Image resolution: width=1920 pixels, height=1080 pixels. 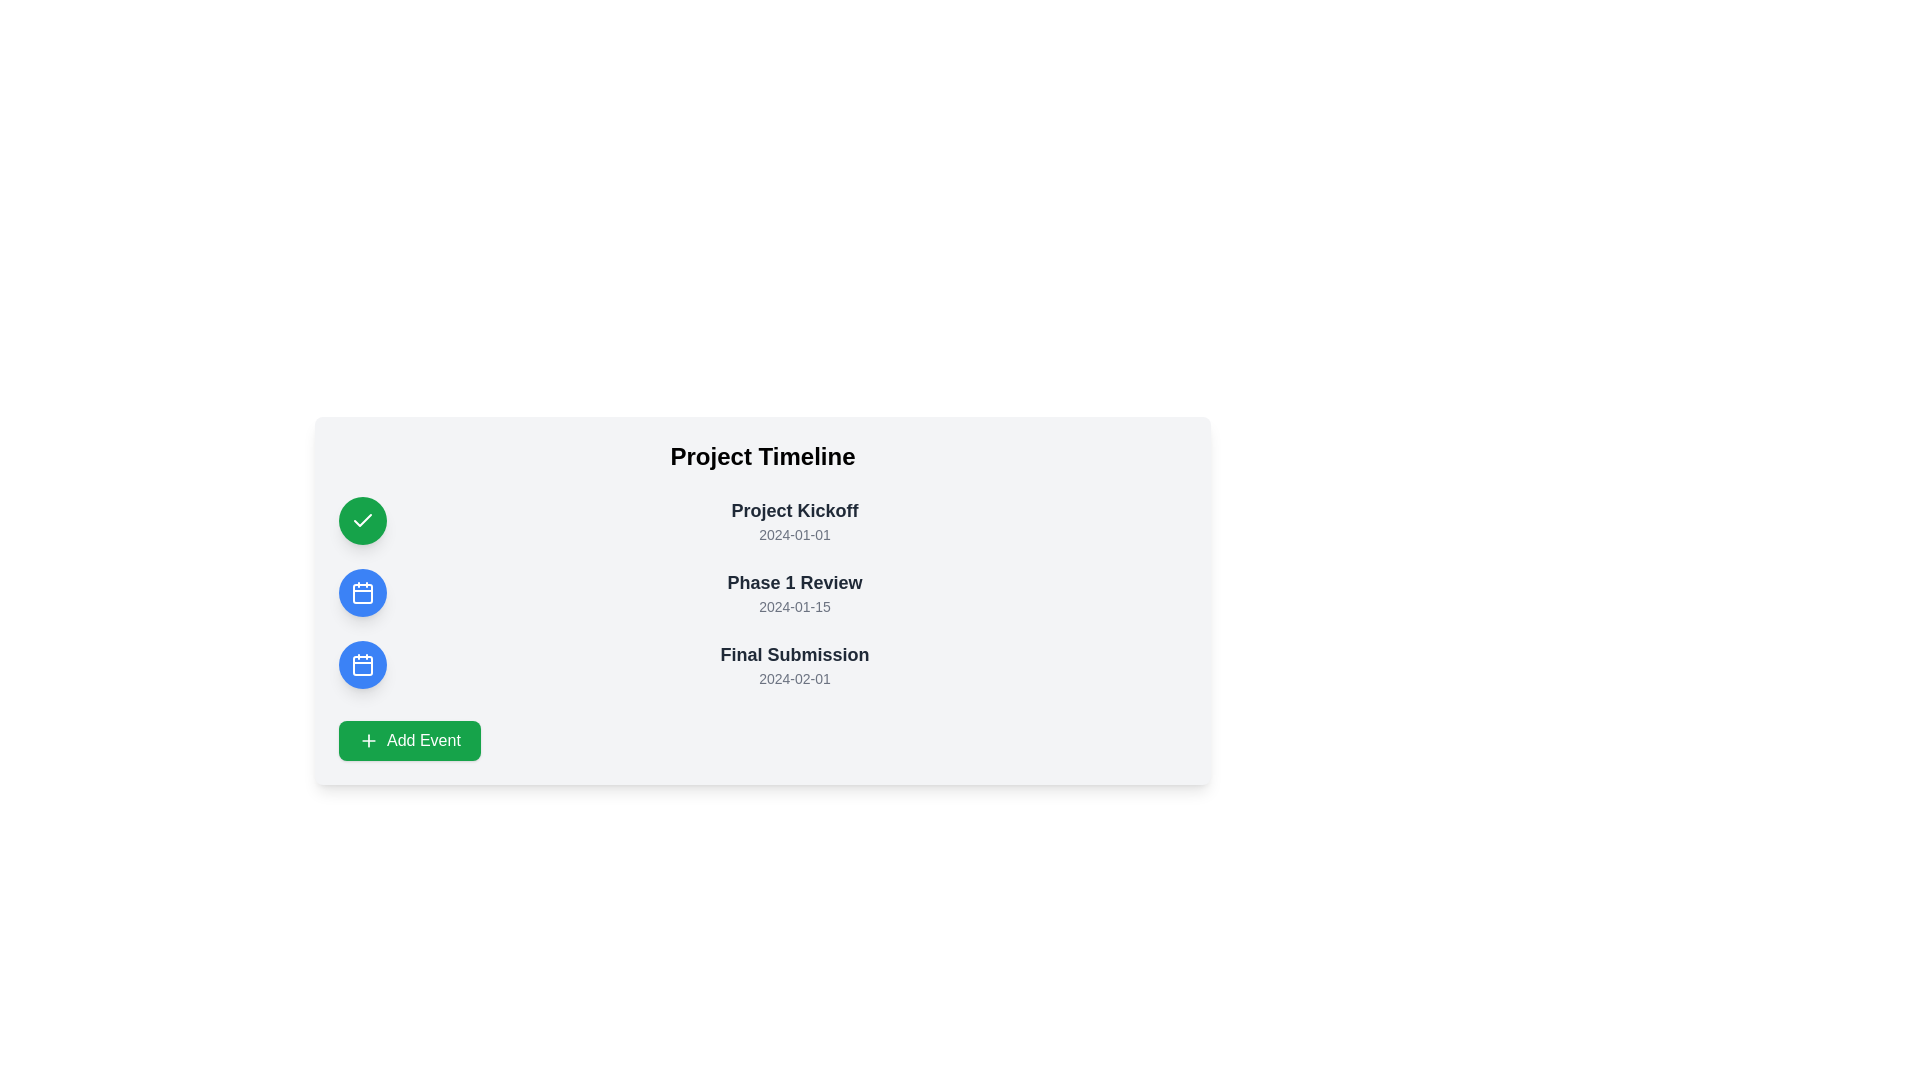 What do you see at coordinates (762, 519) in the screenshot?
I see `event details of the first List Item in the Project Timeline, which is located directly below the title 'Project Timeline' and above 'Phase 1 Review'` at bounding box center [762, 519].